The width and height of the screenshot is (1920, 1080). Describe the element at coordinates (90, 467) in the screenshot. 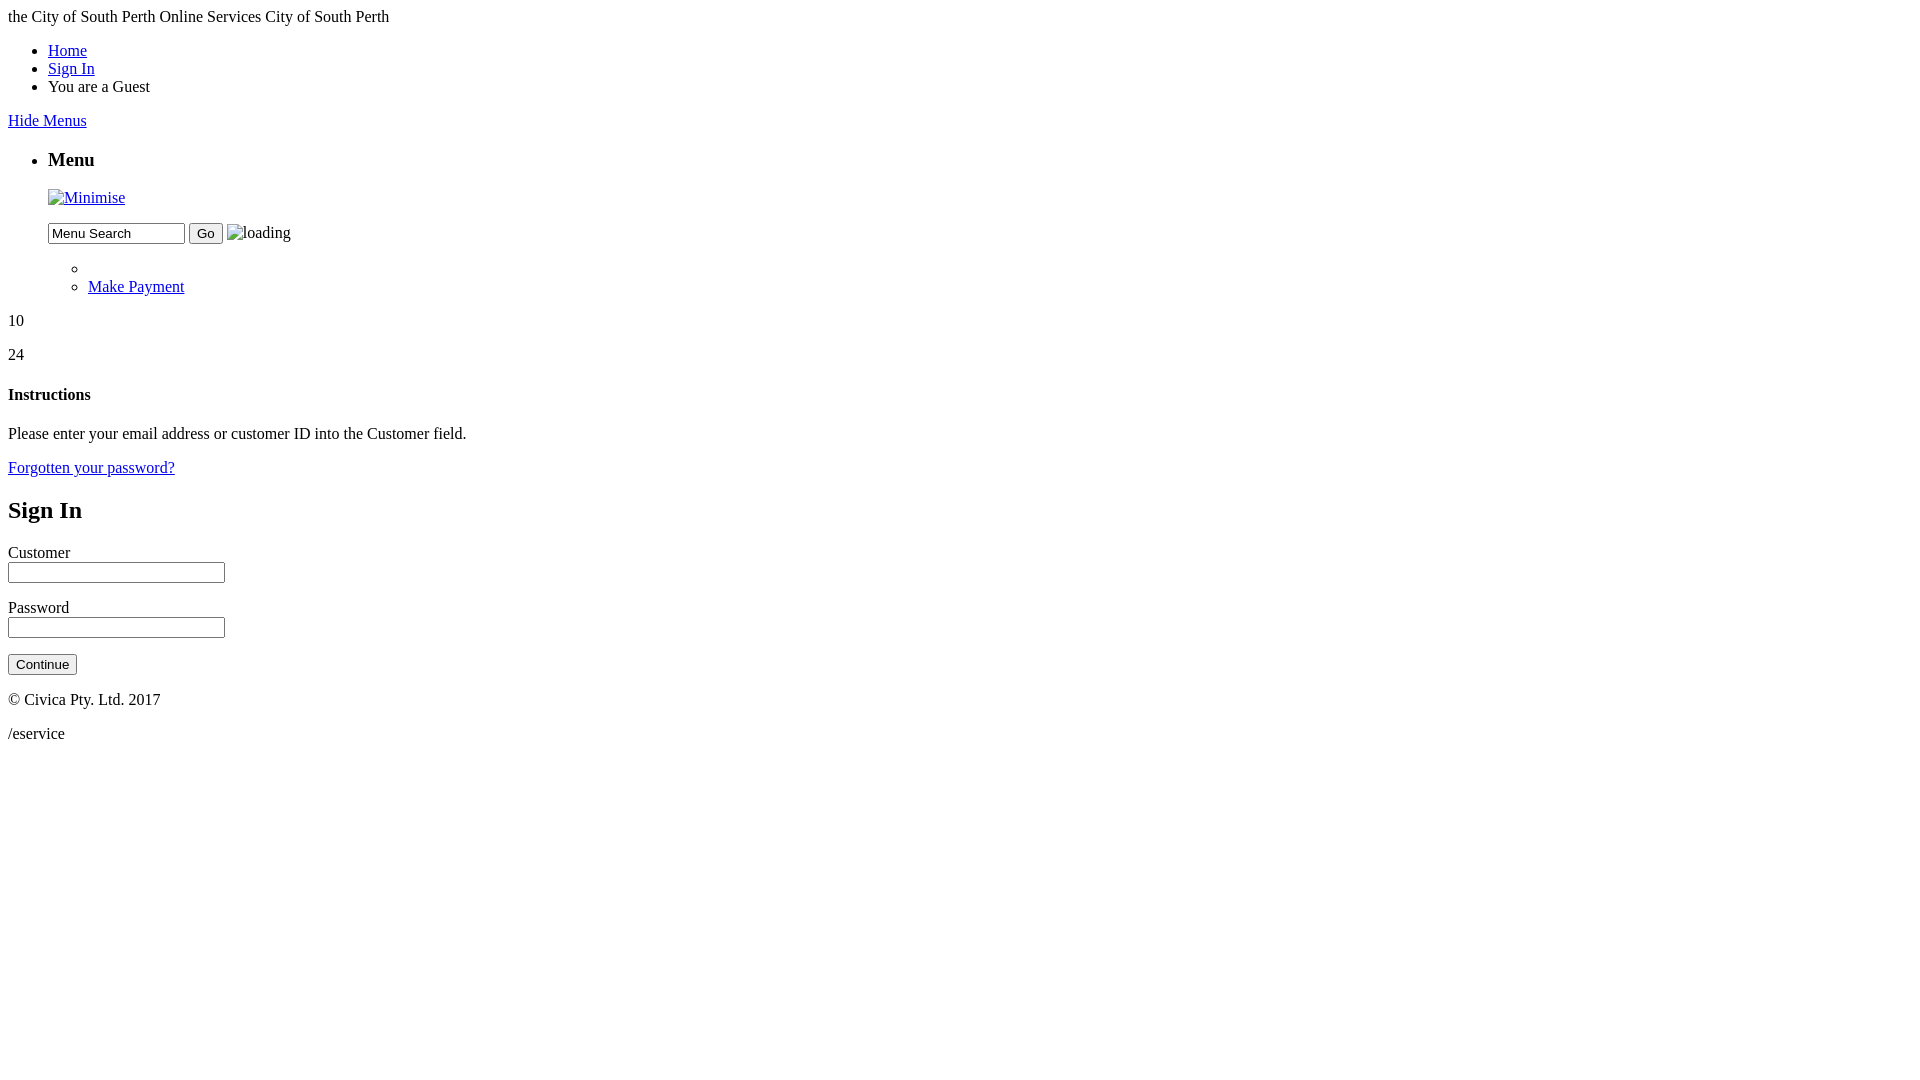

I see `'Forgotten your password?'` at that location.